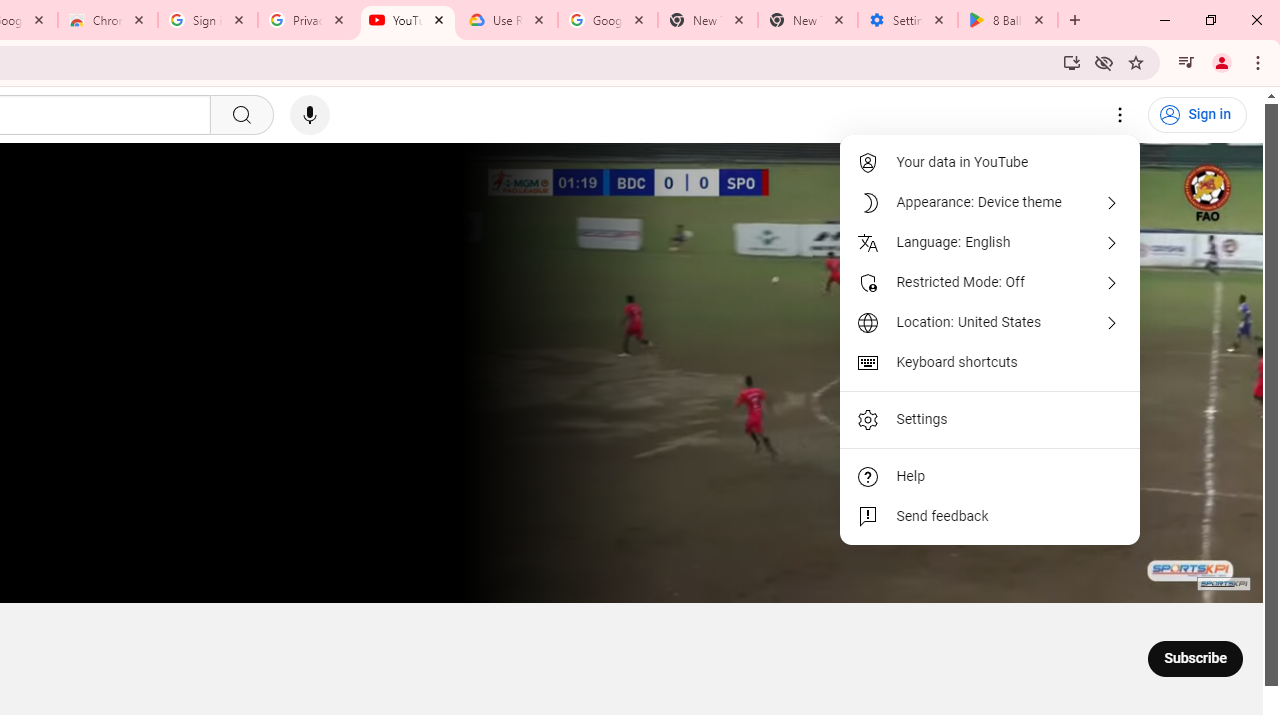 Image resolution: width=1280 pixels, height=720 pixels. I want to click on 'Language: English', so click(990, 242).